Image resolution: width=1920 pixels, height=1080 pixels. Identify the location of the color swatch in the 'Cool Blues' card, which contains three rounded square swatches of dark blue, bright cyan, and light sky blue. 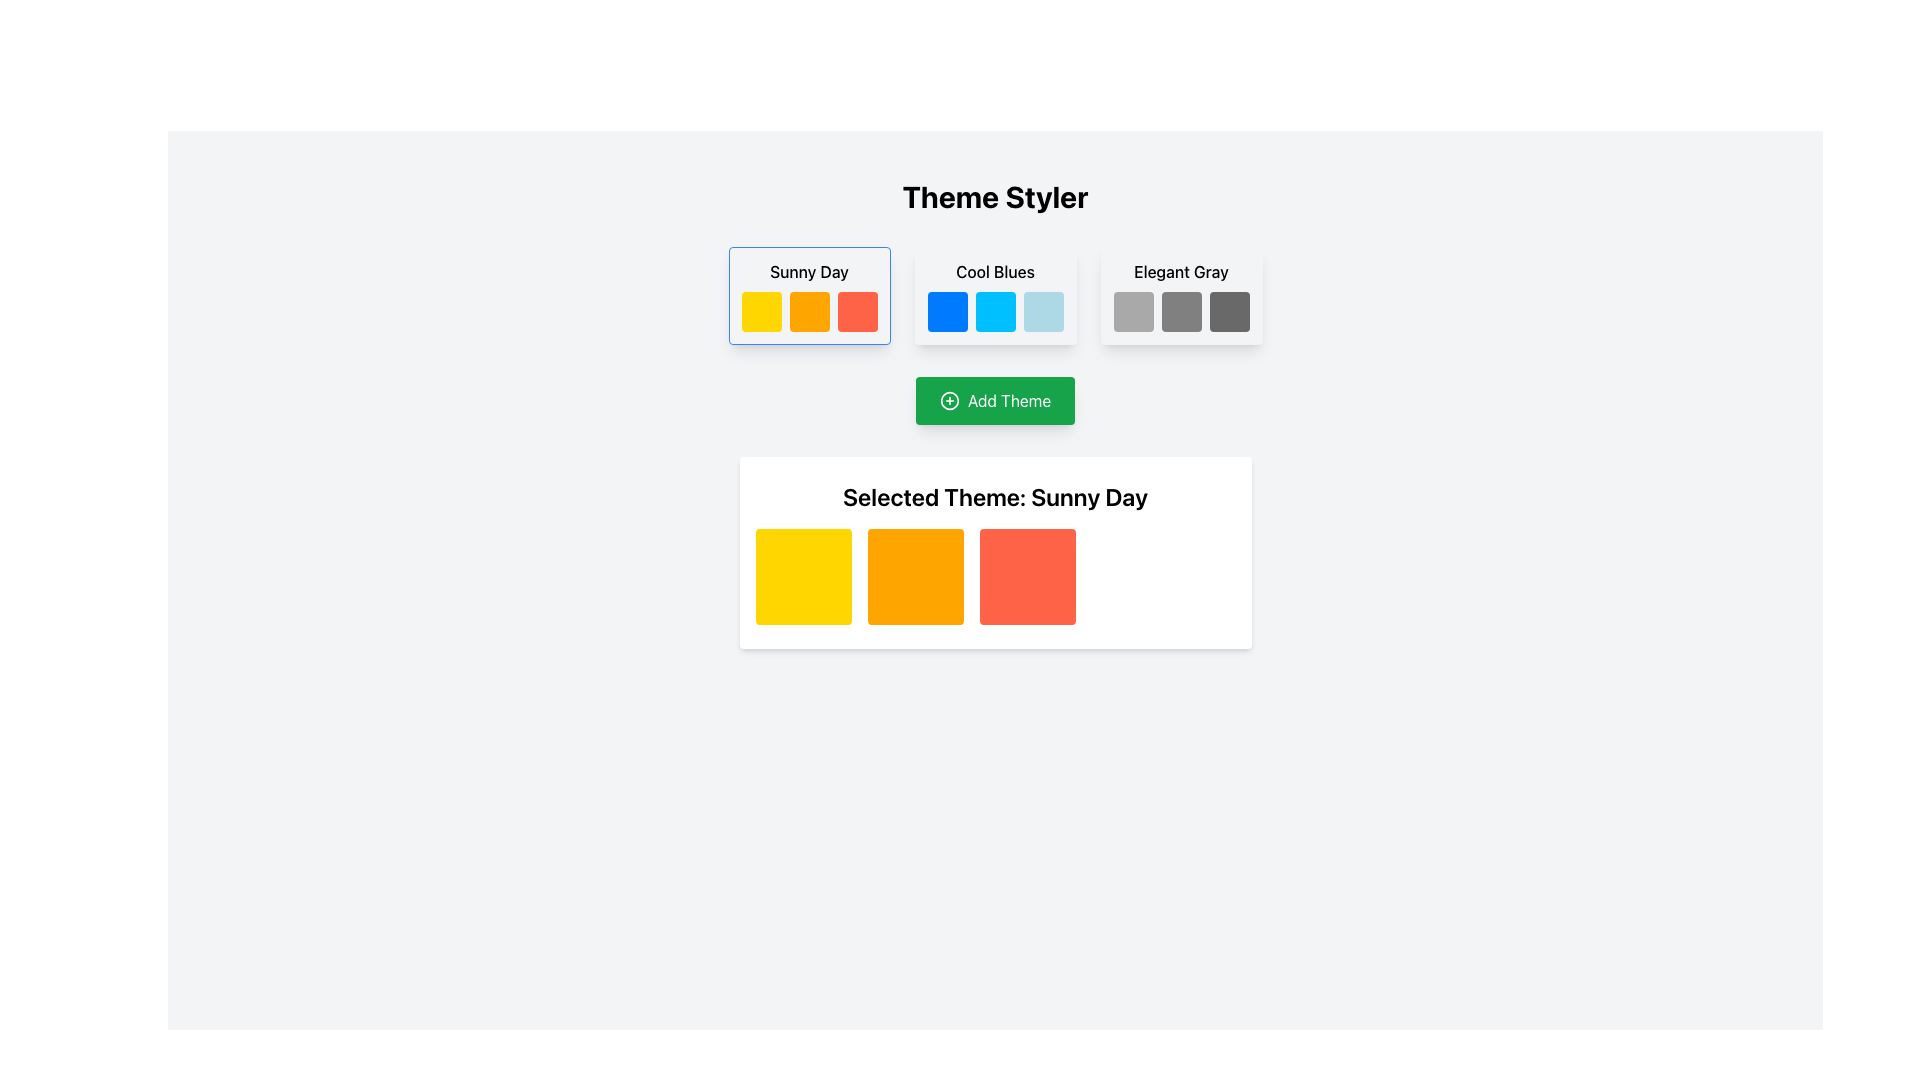
(995, 312).